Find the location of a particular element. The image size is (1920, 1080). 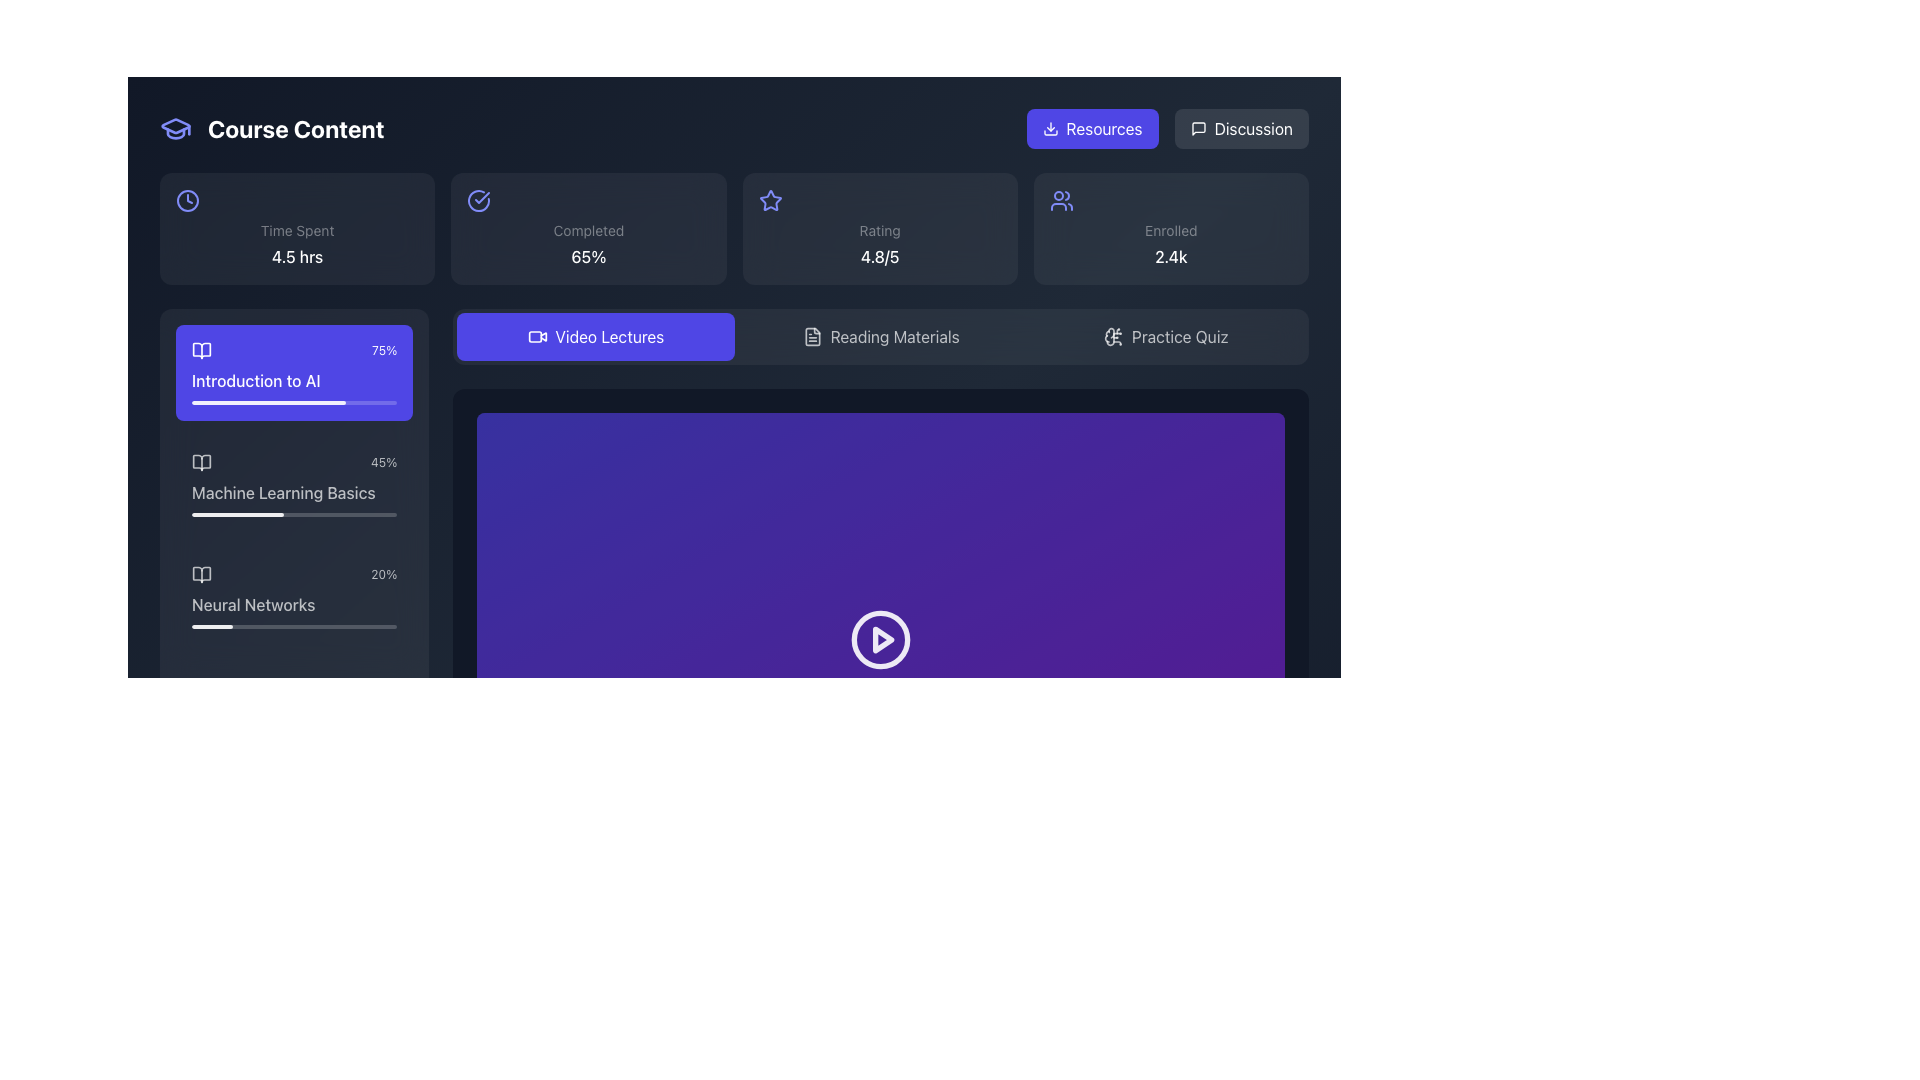

the play button located at the center of the Video Preview Section, which features a gradient purple background and the title 'Understanding AI Fundamentals' is located at coordinates (880, 640).